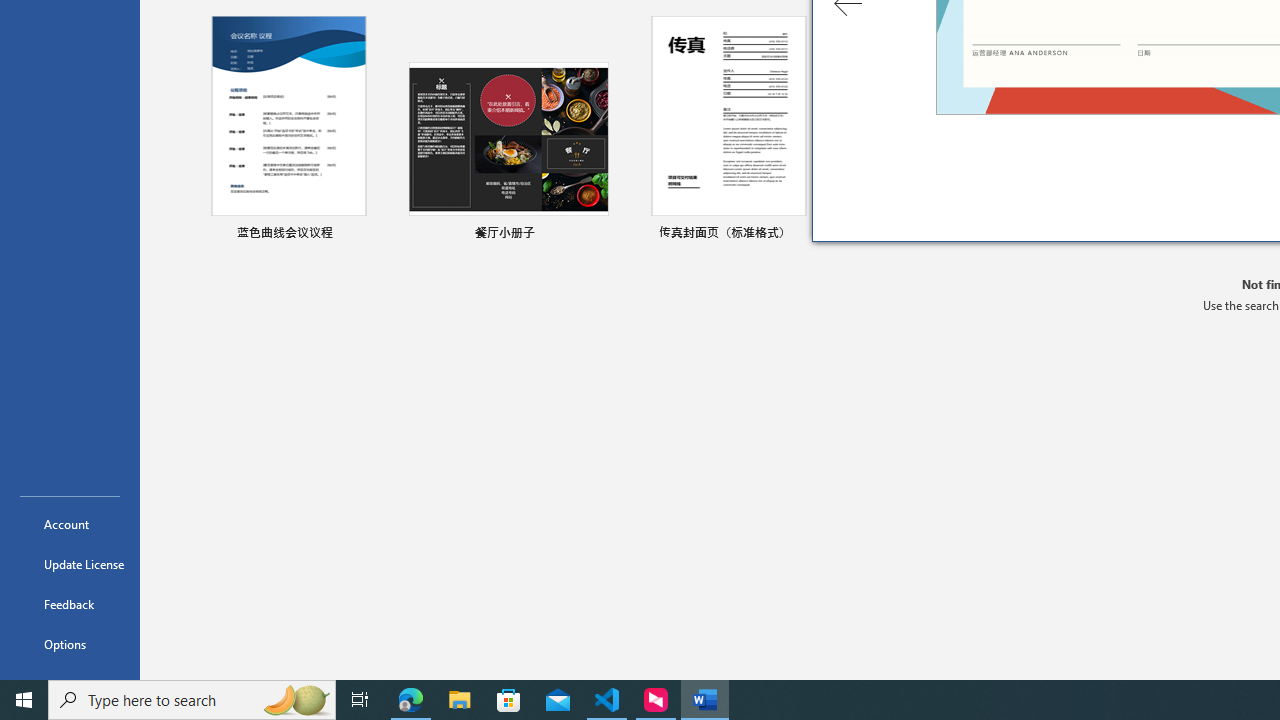  What do you see at coordinates (69, 564) in the screenshot?
I see `'Update License'` at bounding box center [69, 564].